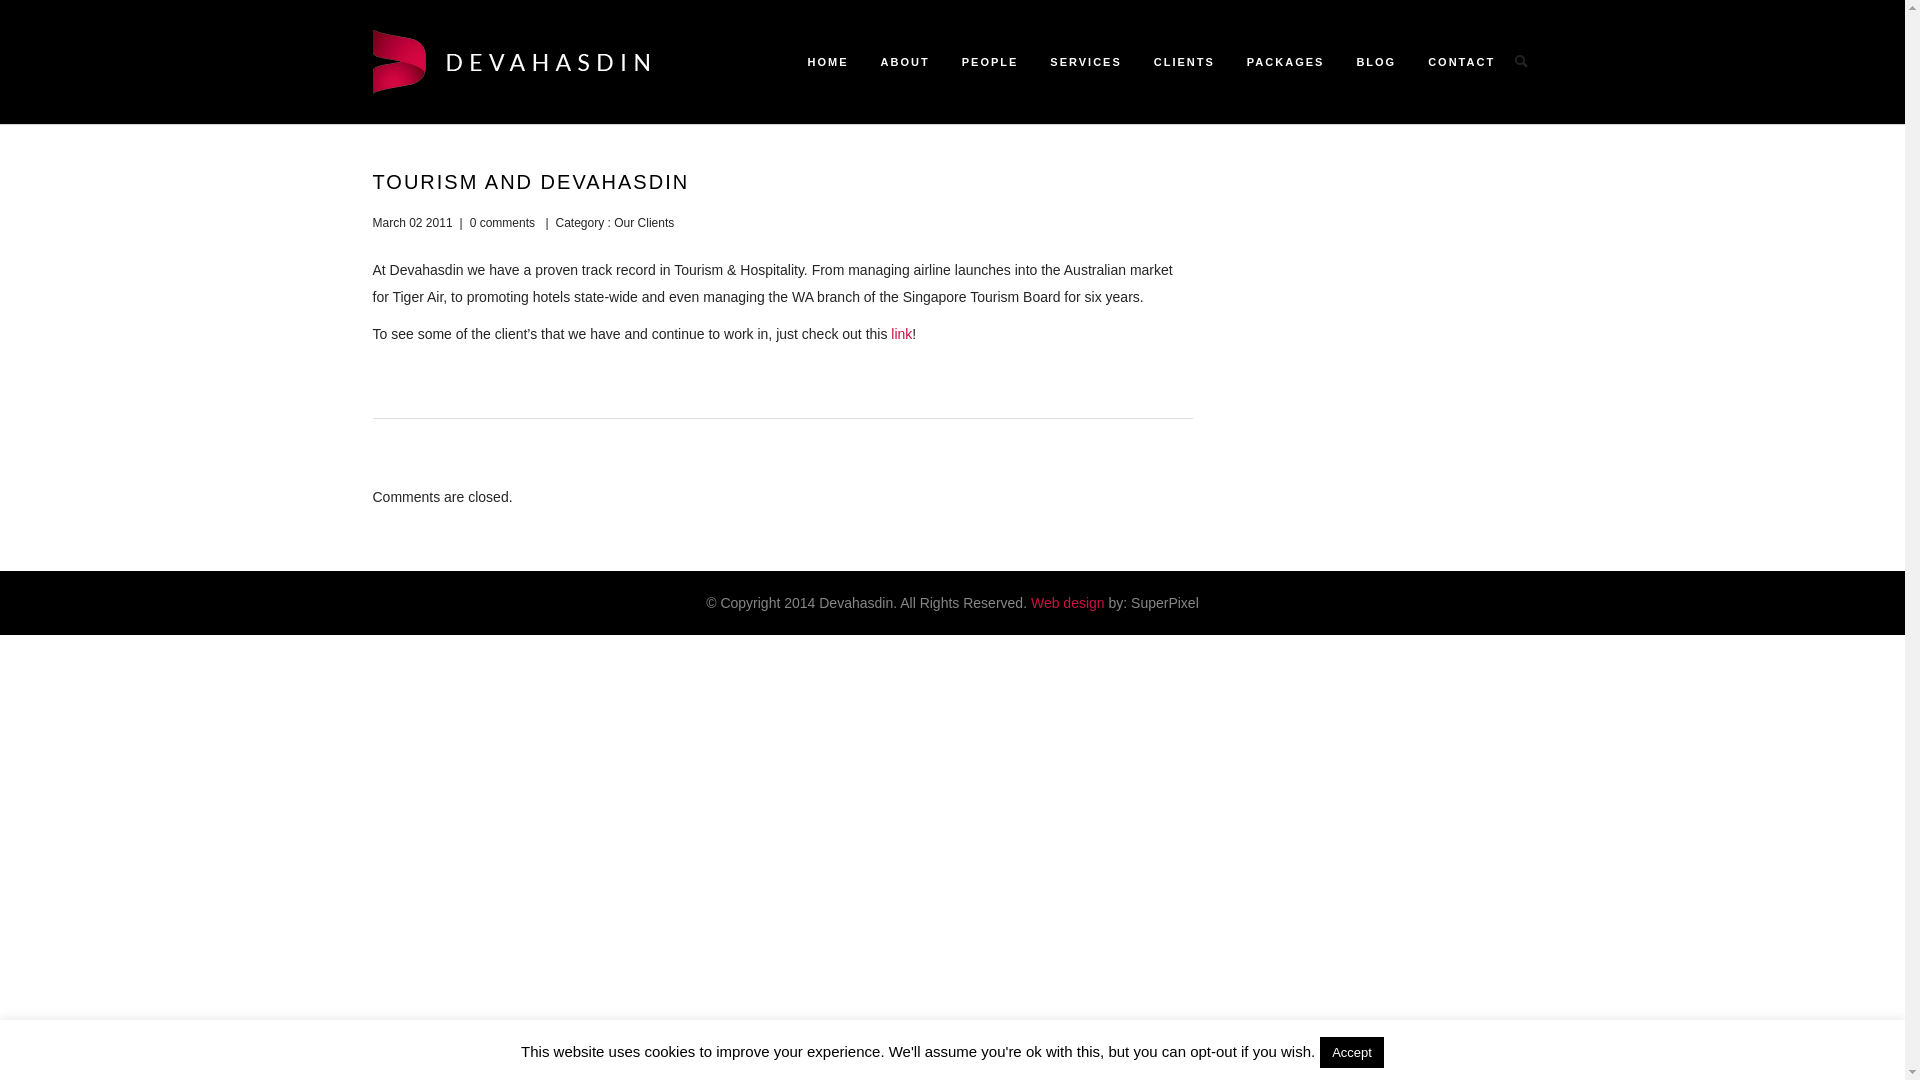  What do you see at coordinates (1084, 60) in the screenshot?
I see `'SERVICES'` at bounding box center [1084, 60].